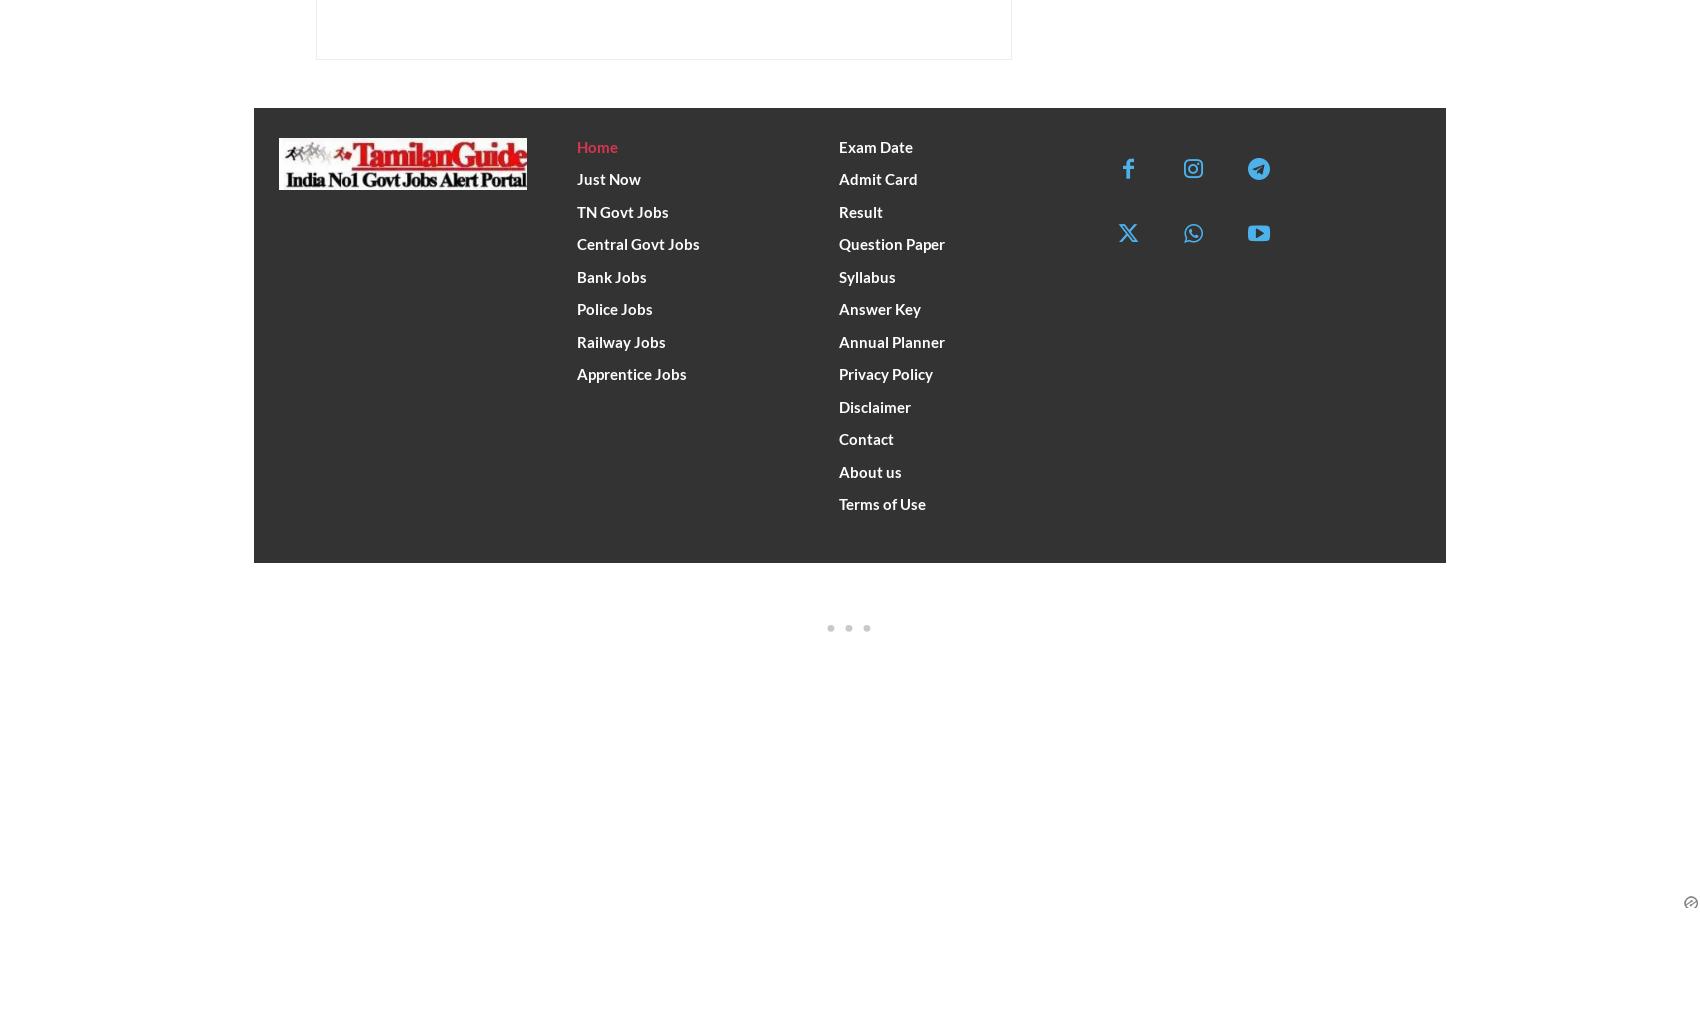 This screenshot has height=1016, width=1700. I want to click on 'Just Now', so click(575, 178).